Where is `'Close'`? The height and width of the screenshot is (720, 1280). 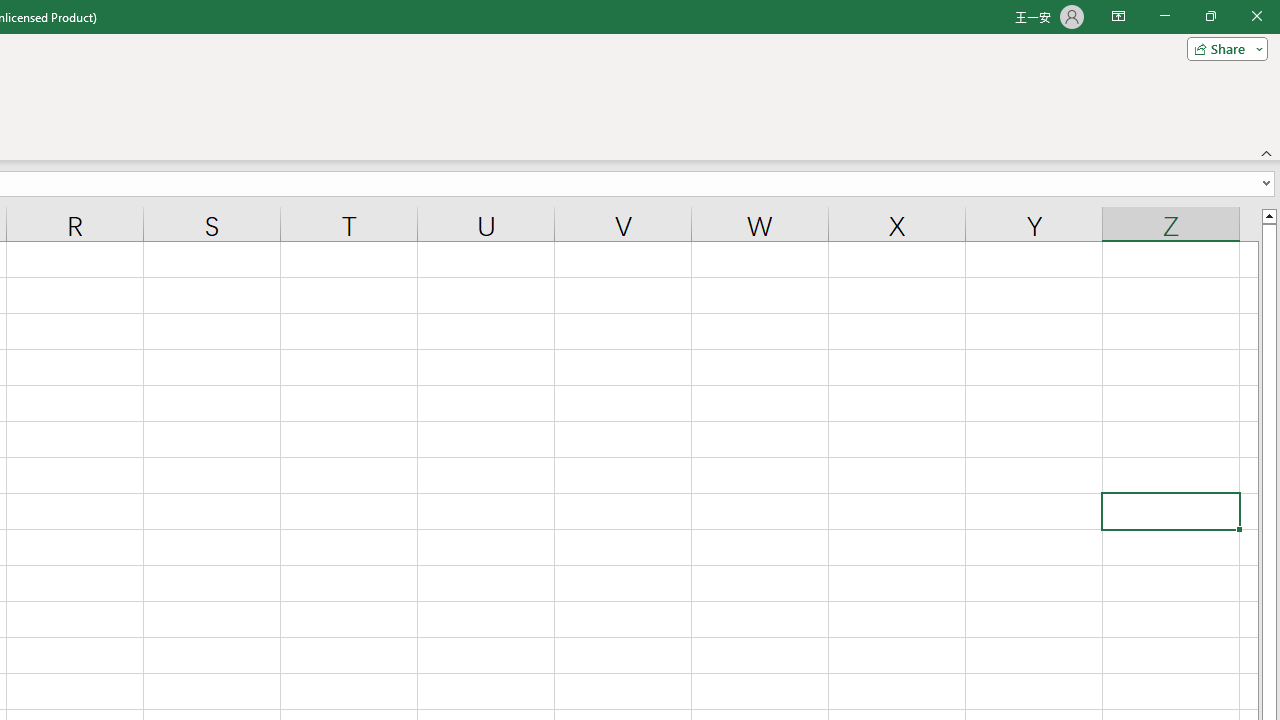
'Close' is located at coordinates (1255, 16).